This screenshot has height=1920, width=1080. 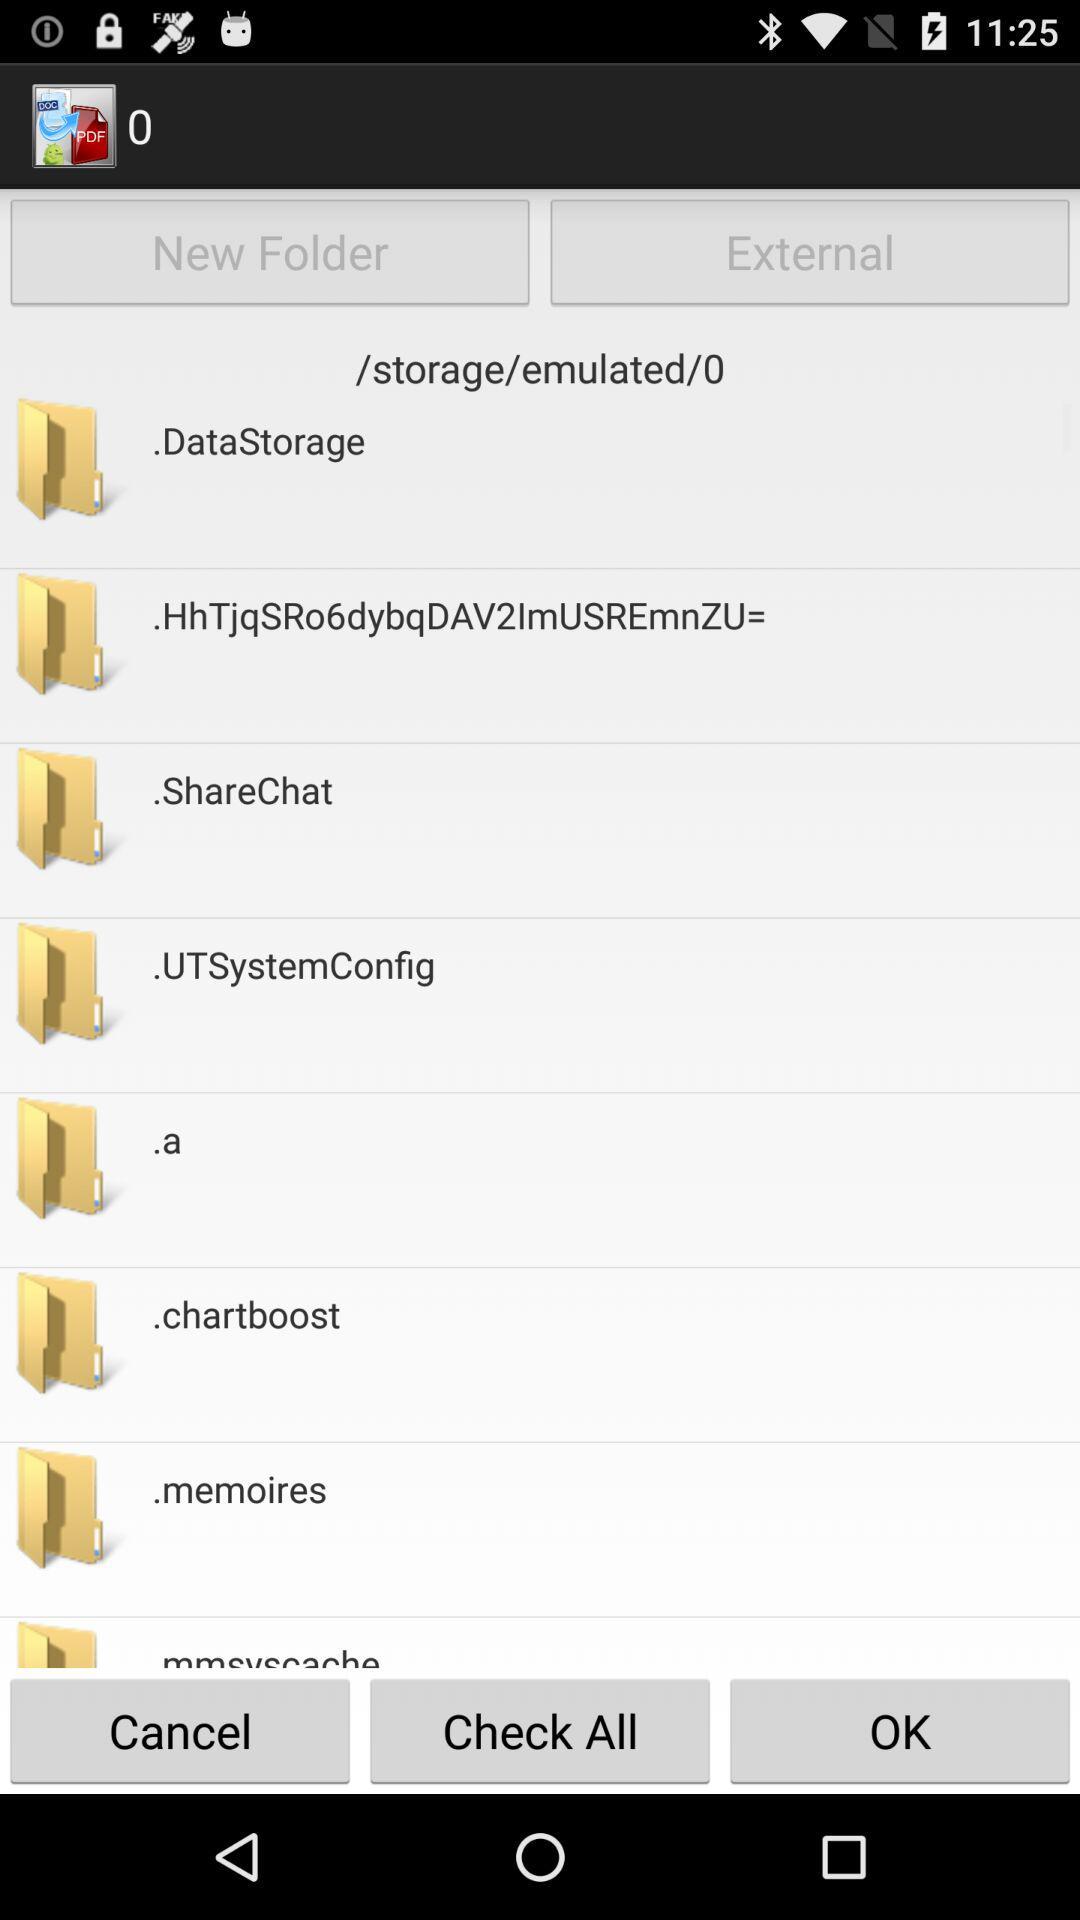 What do you see at coordinates (257, 481) in the screenshot?
I see `the icon above the .hhtjqsro6dybqdav2imusremnzu= icon` at bounding box center [257, 481].